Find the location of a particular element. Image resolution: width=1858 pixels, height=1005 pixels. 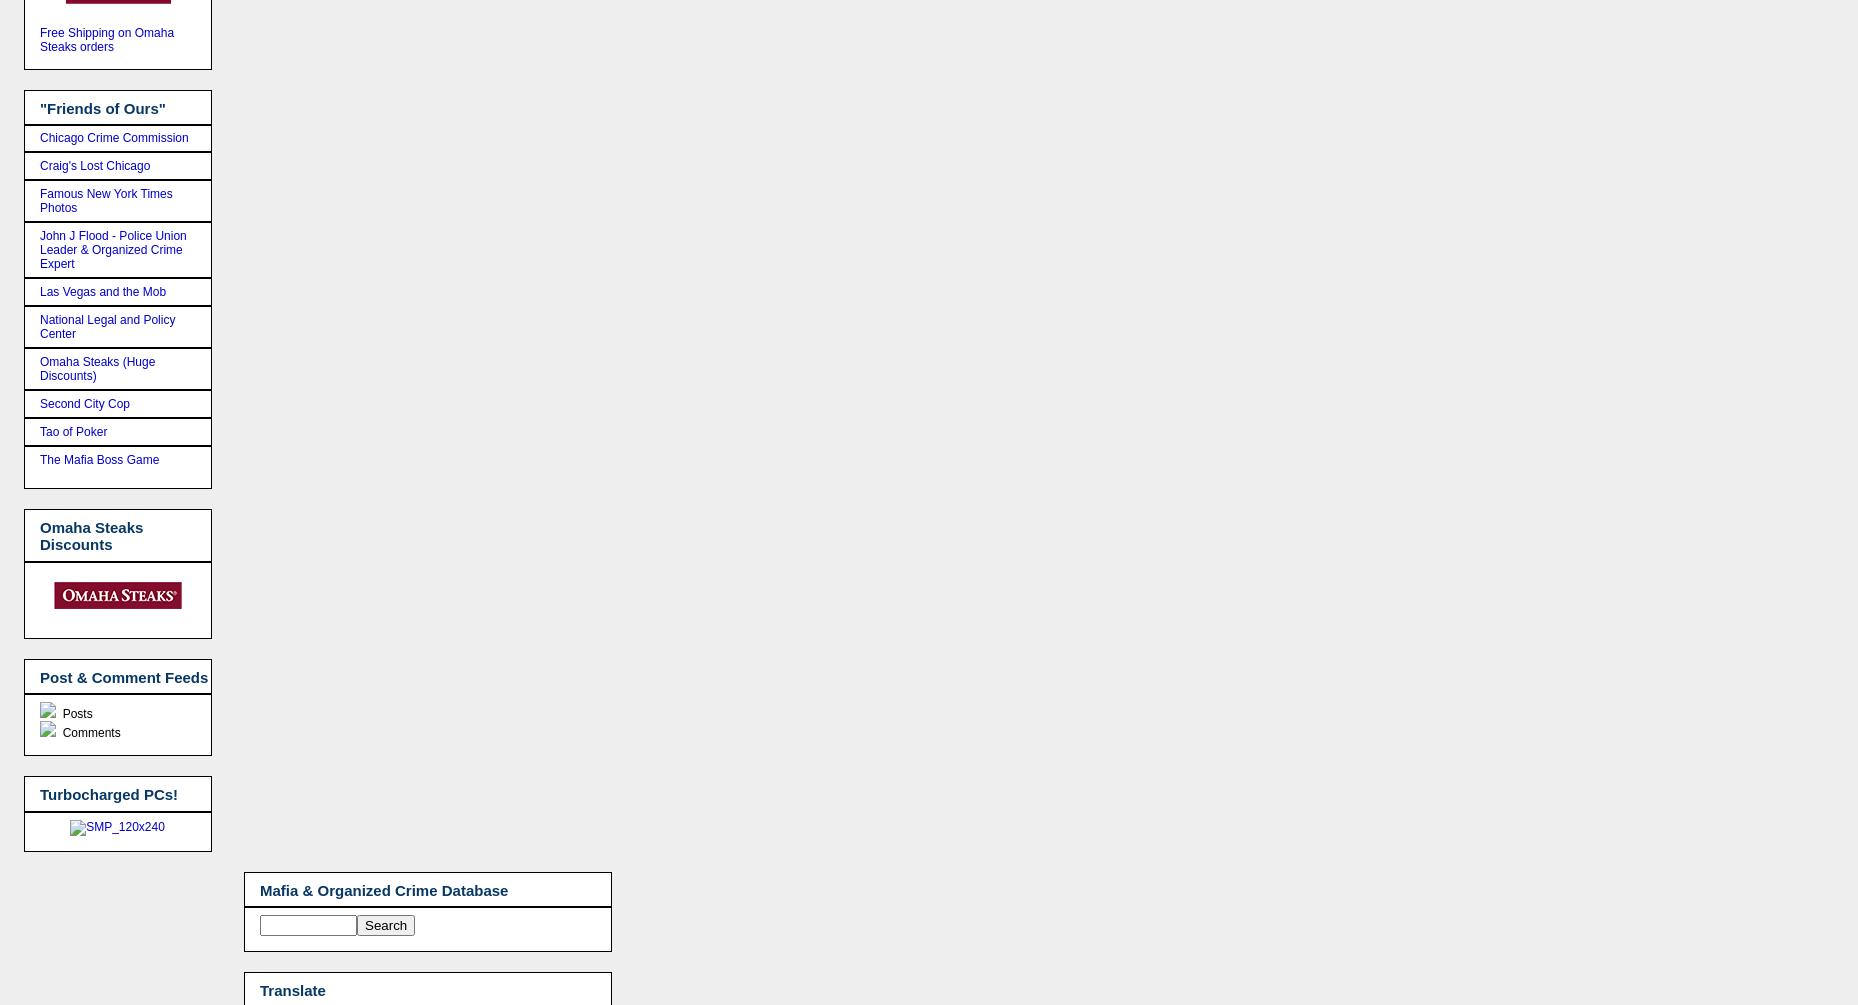

'Famous New York Times Photos' is located at coordinates (106, 200).